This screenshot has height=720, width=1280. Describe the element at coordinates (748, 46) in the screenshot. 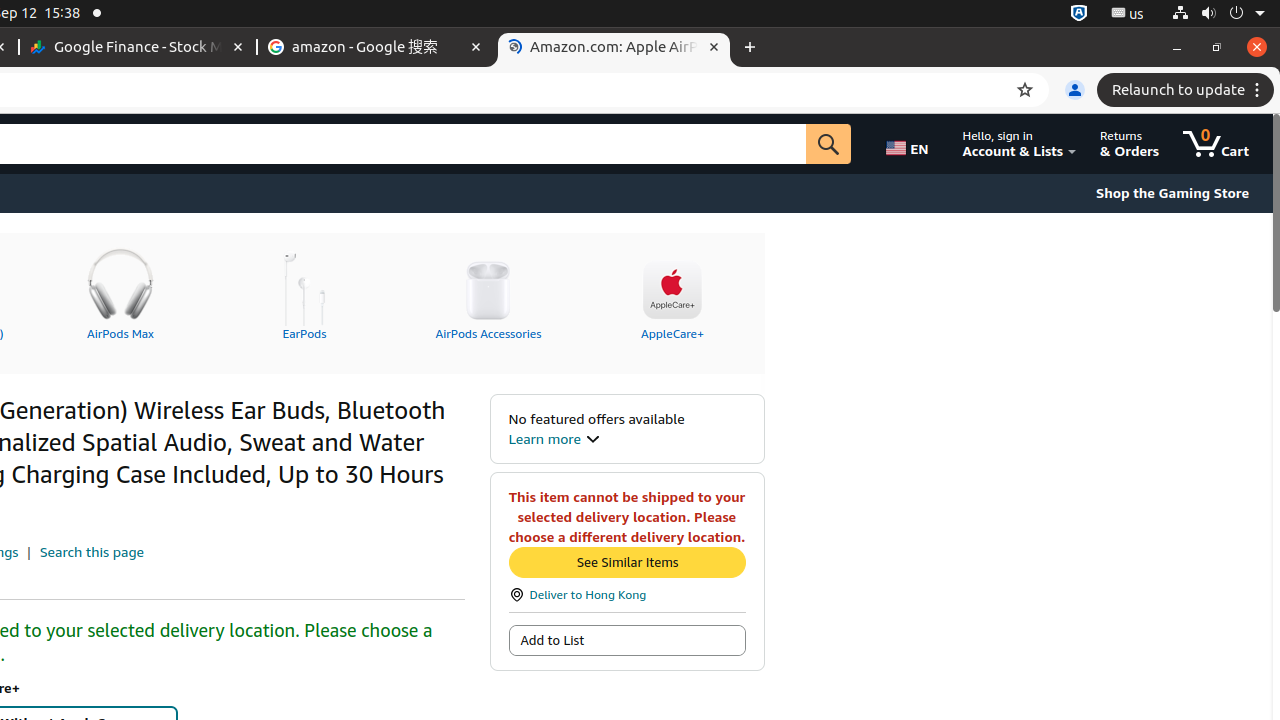

I see `'New Tab'` at that location.